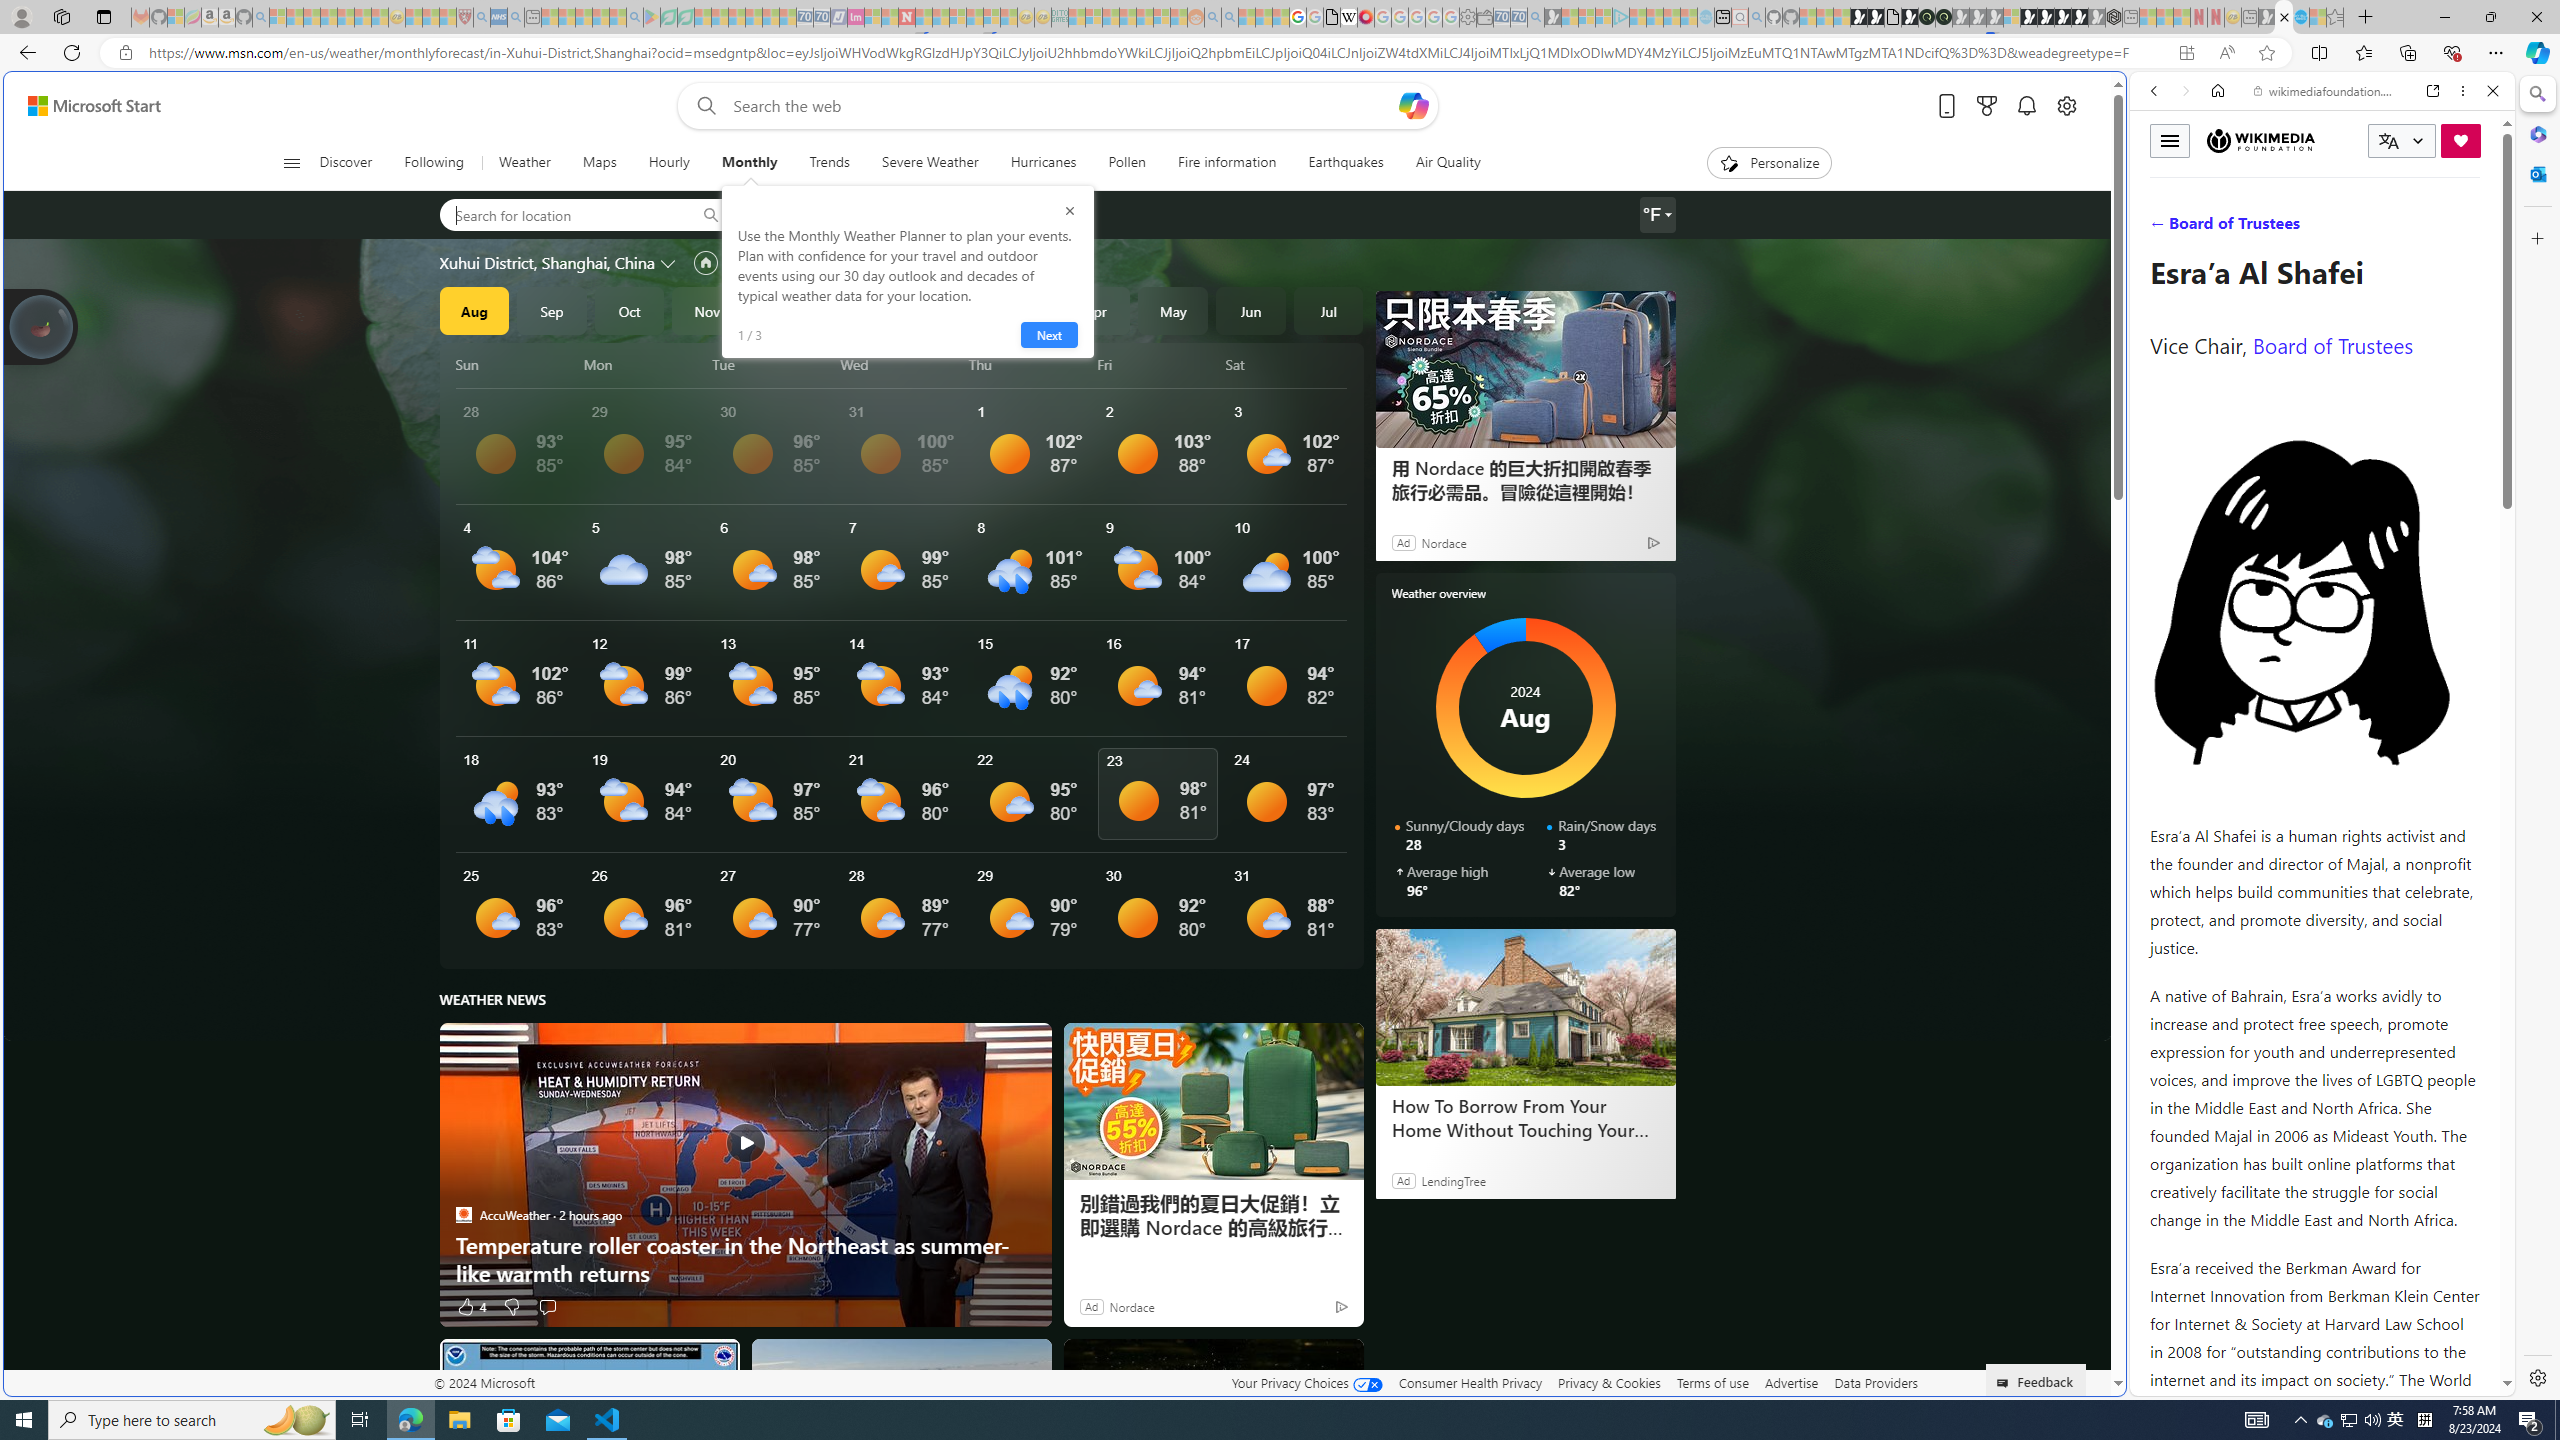 This screenshot has height=1440, width=2560. I want to click on 'May', so click(1173, 310).